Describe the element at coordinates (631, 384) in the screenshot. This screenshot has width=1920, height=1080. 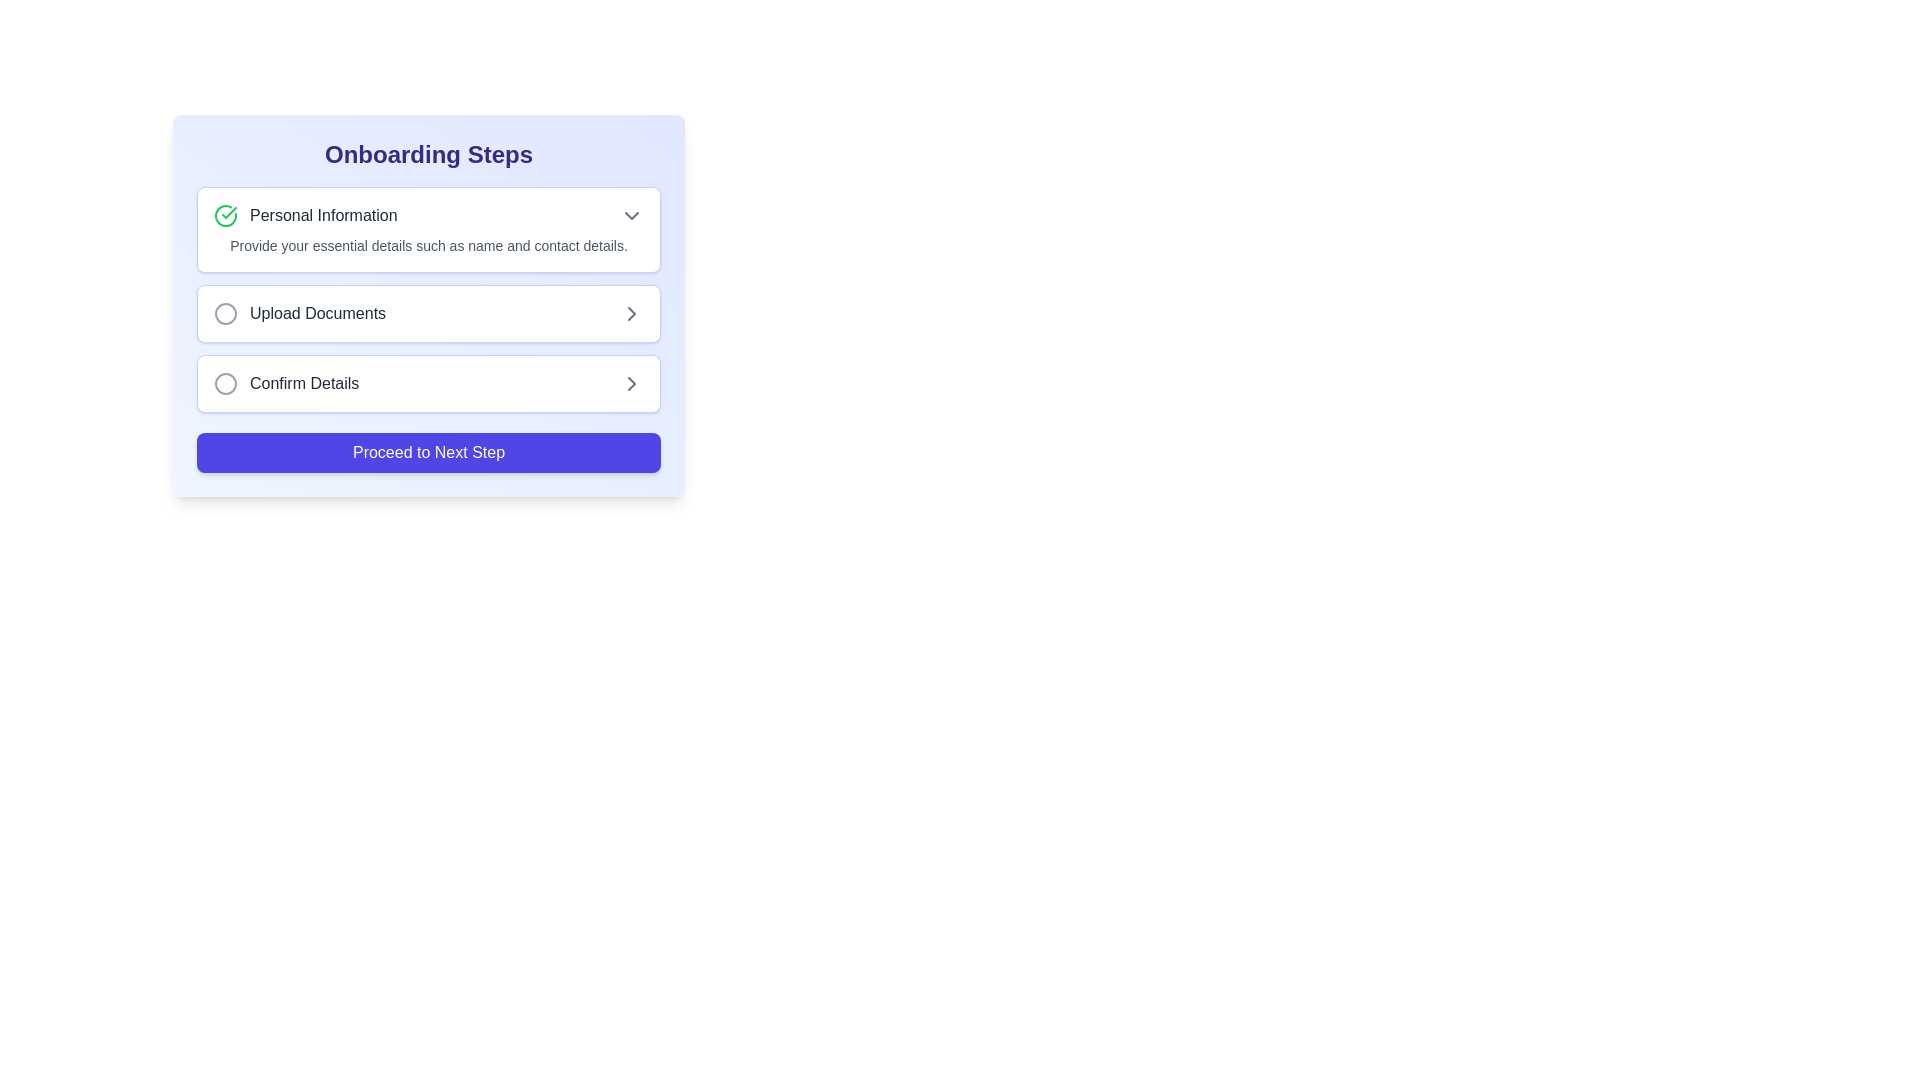
I see `the rightward chevron icon in the 'Confirm Details' list item` at that location.